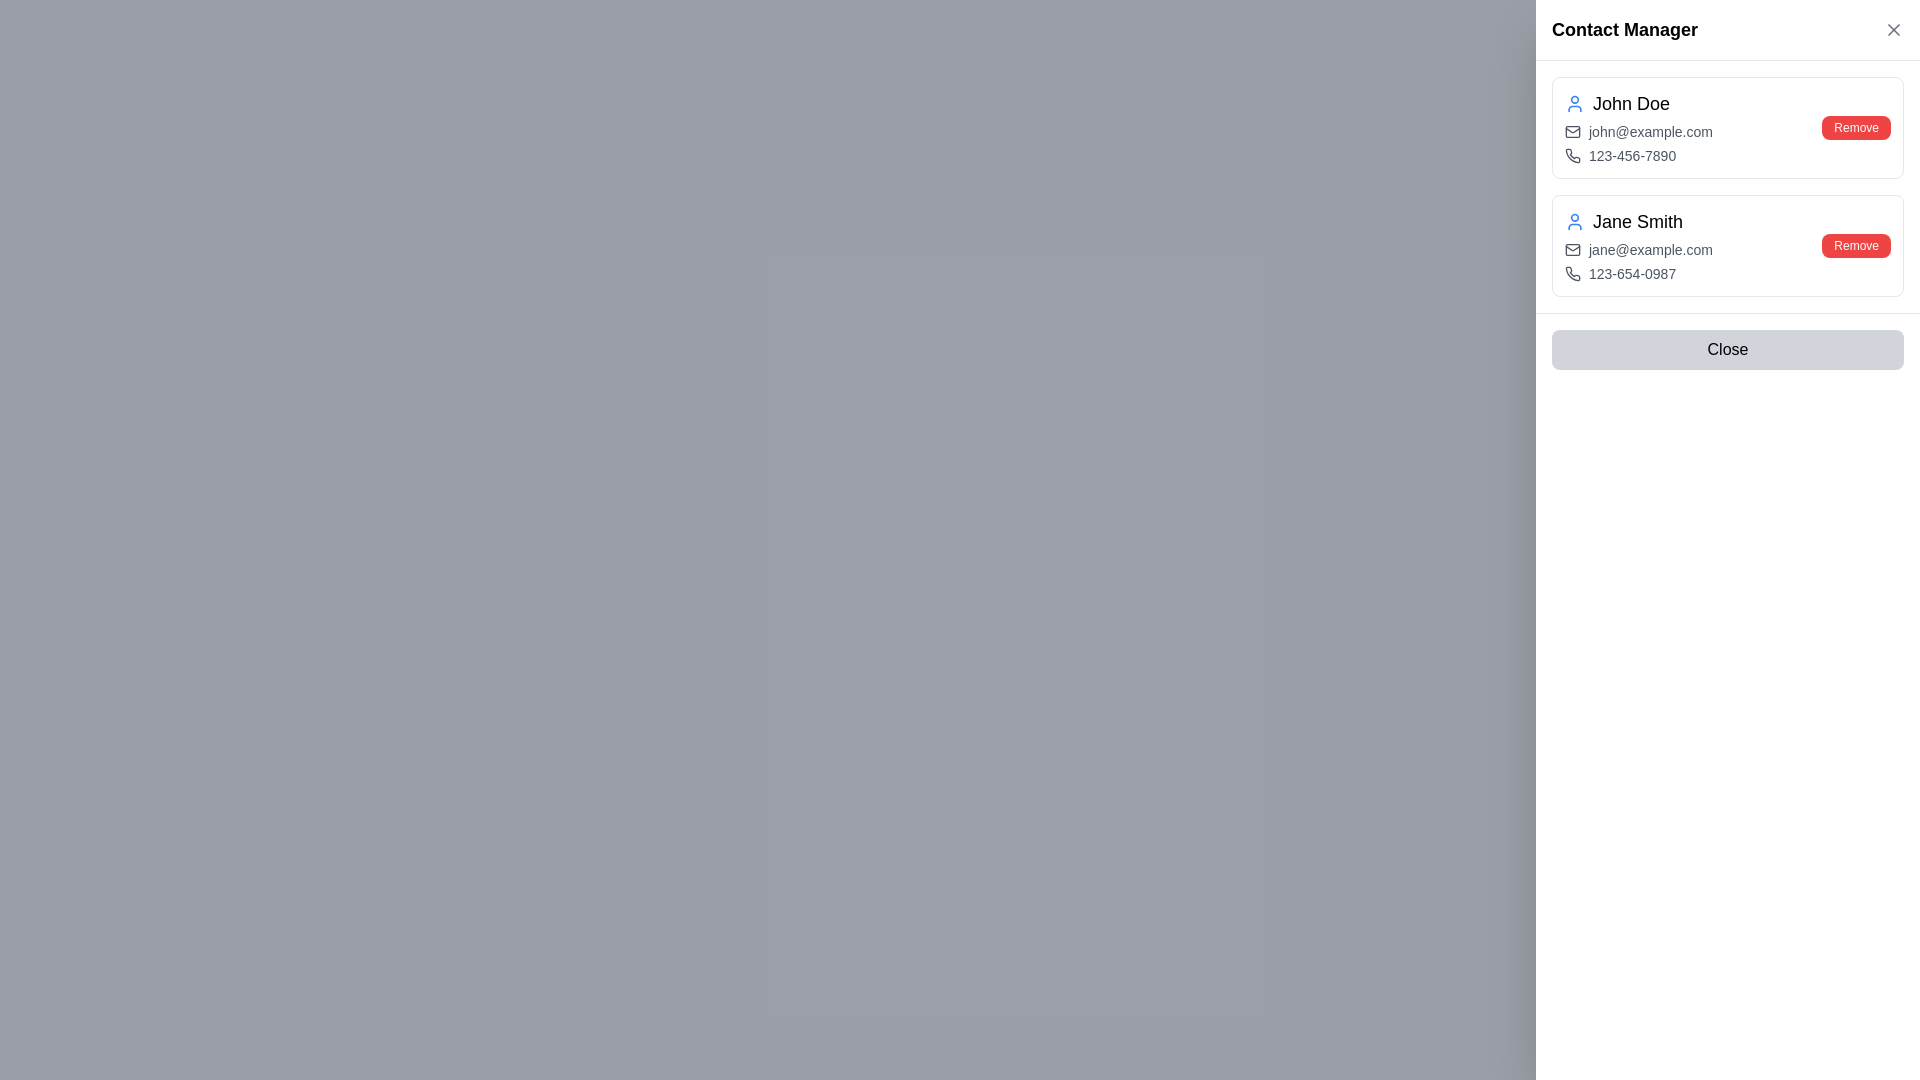 The height and width of the screenshot is (1080, 1920). What do you see at coordinates (1572, 249) in the screenshot?
I see `the SVG rectangle element that visually represents an email envelope next to 'Jane Smith's' email address 'jane@example.com'` at bounding box center [1572, 249].